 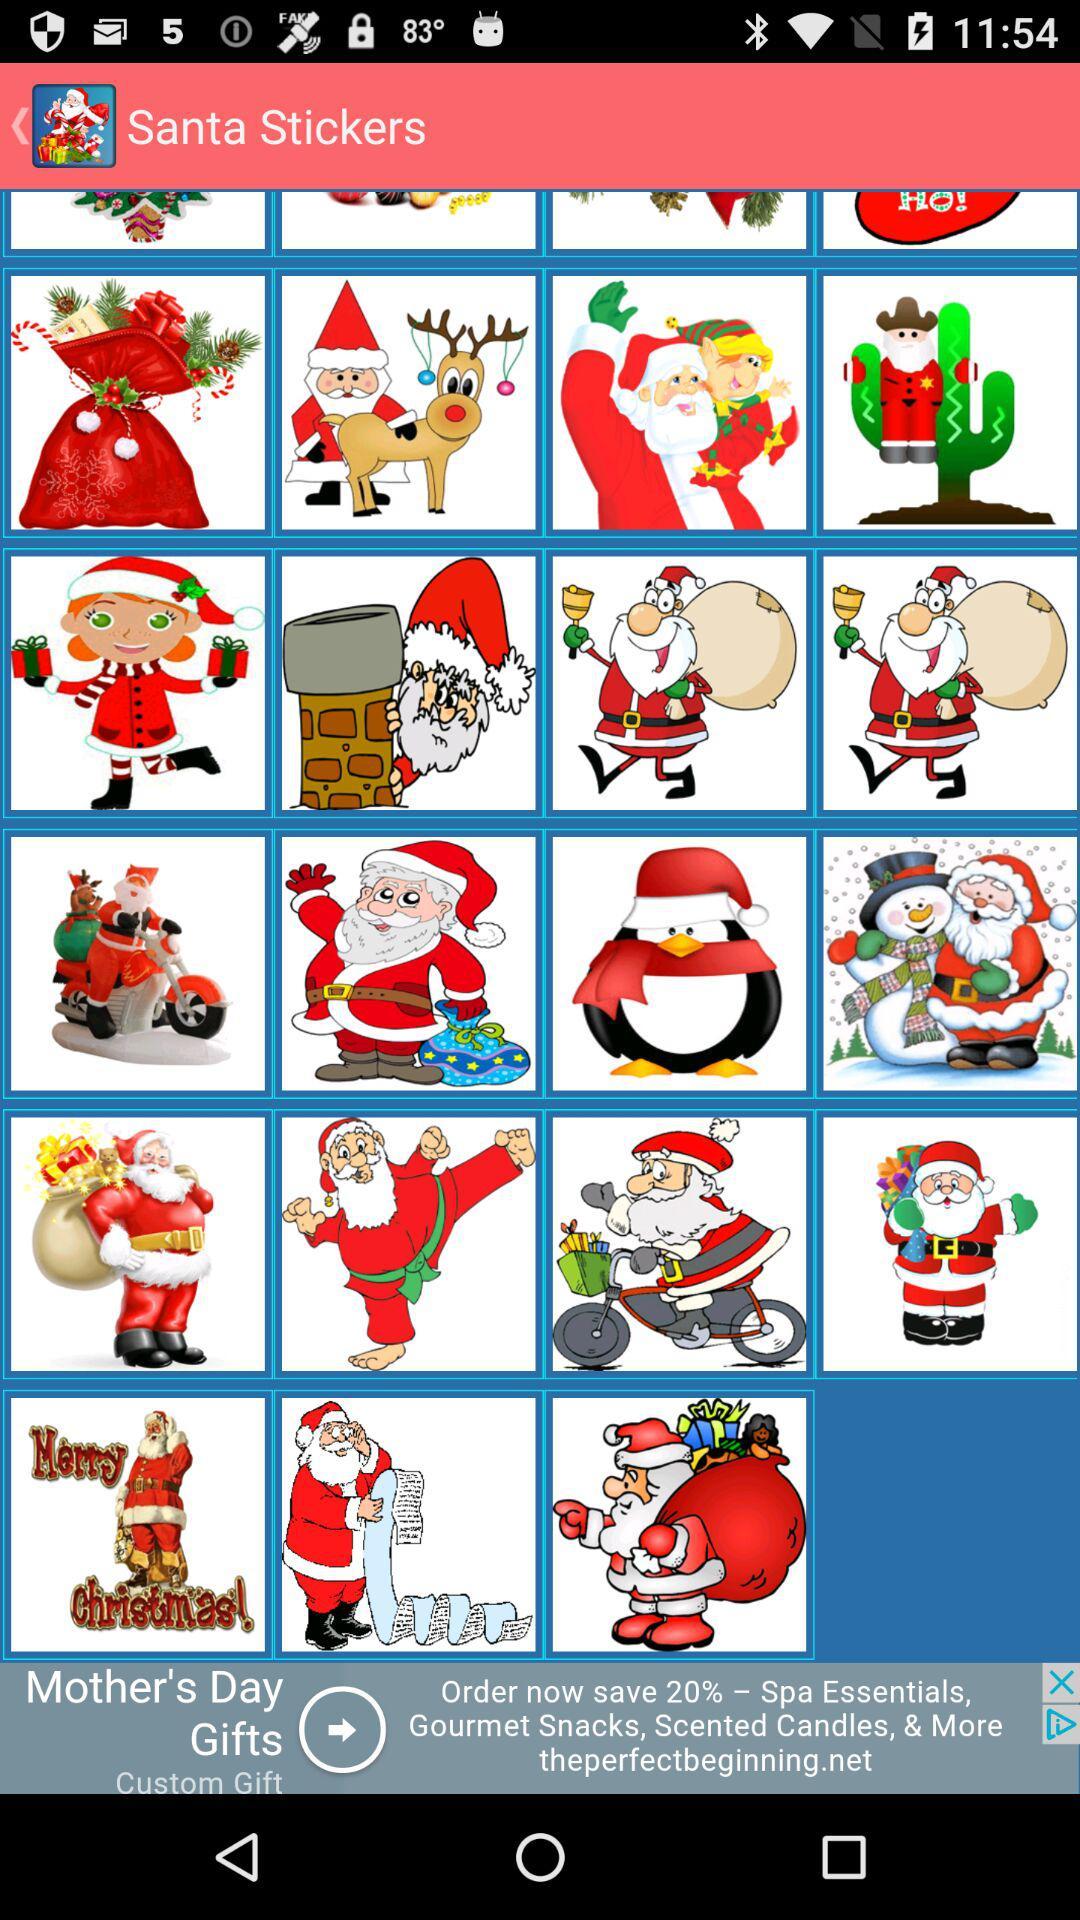 What do you see at coordinates (407, 1524) in the screenshot?
I see `the last row second image` at bounding box center [407, 1524].